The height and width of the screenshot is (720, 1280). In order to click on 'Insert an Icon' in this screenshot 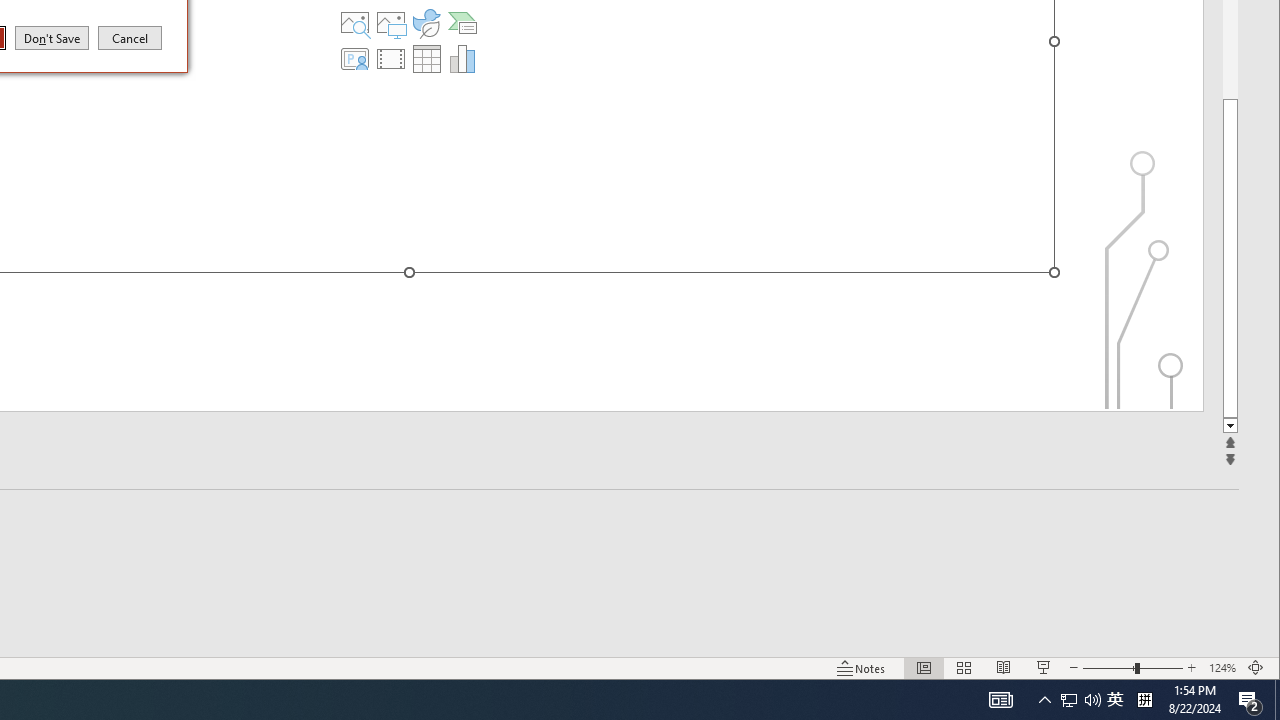, I will do `click(425, 23)`.